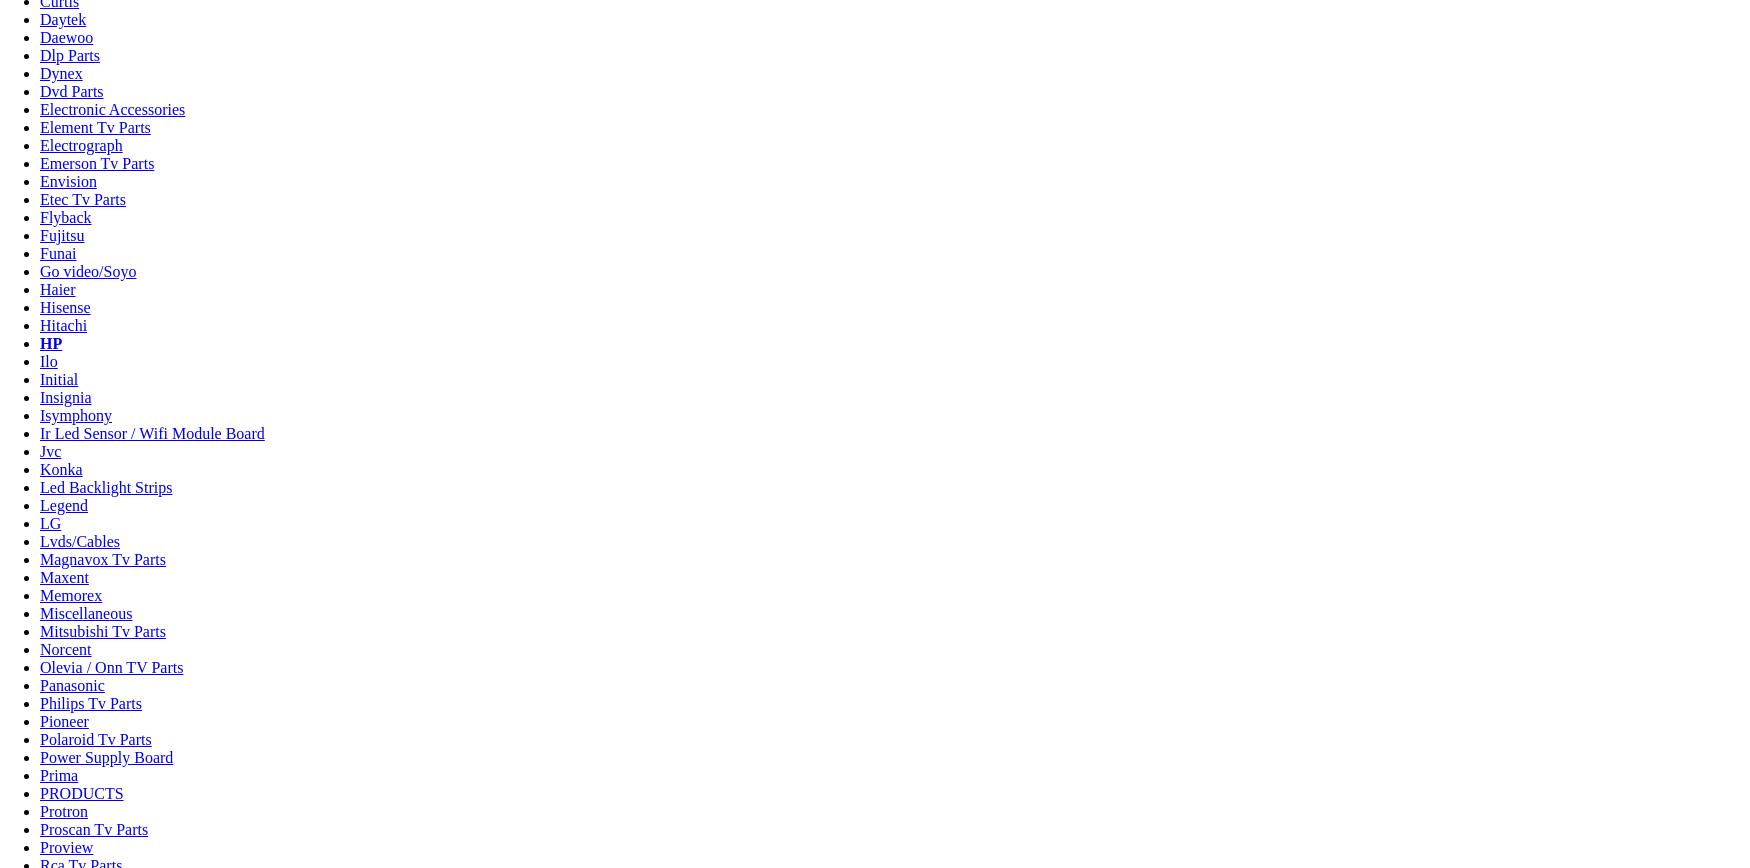 This screenshot has width=1750, height=868. Describe the element at coordinates (81, 145) in the screenshot. I see `'Electrograph'` at that location.